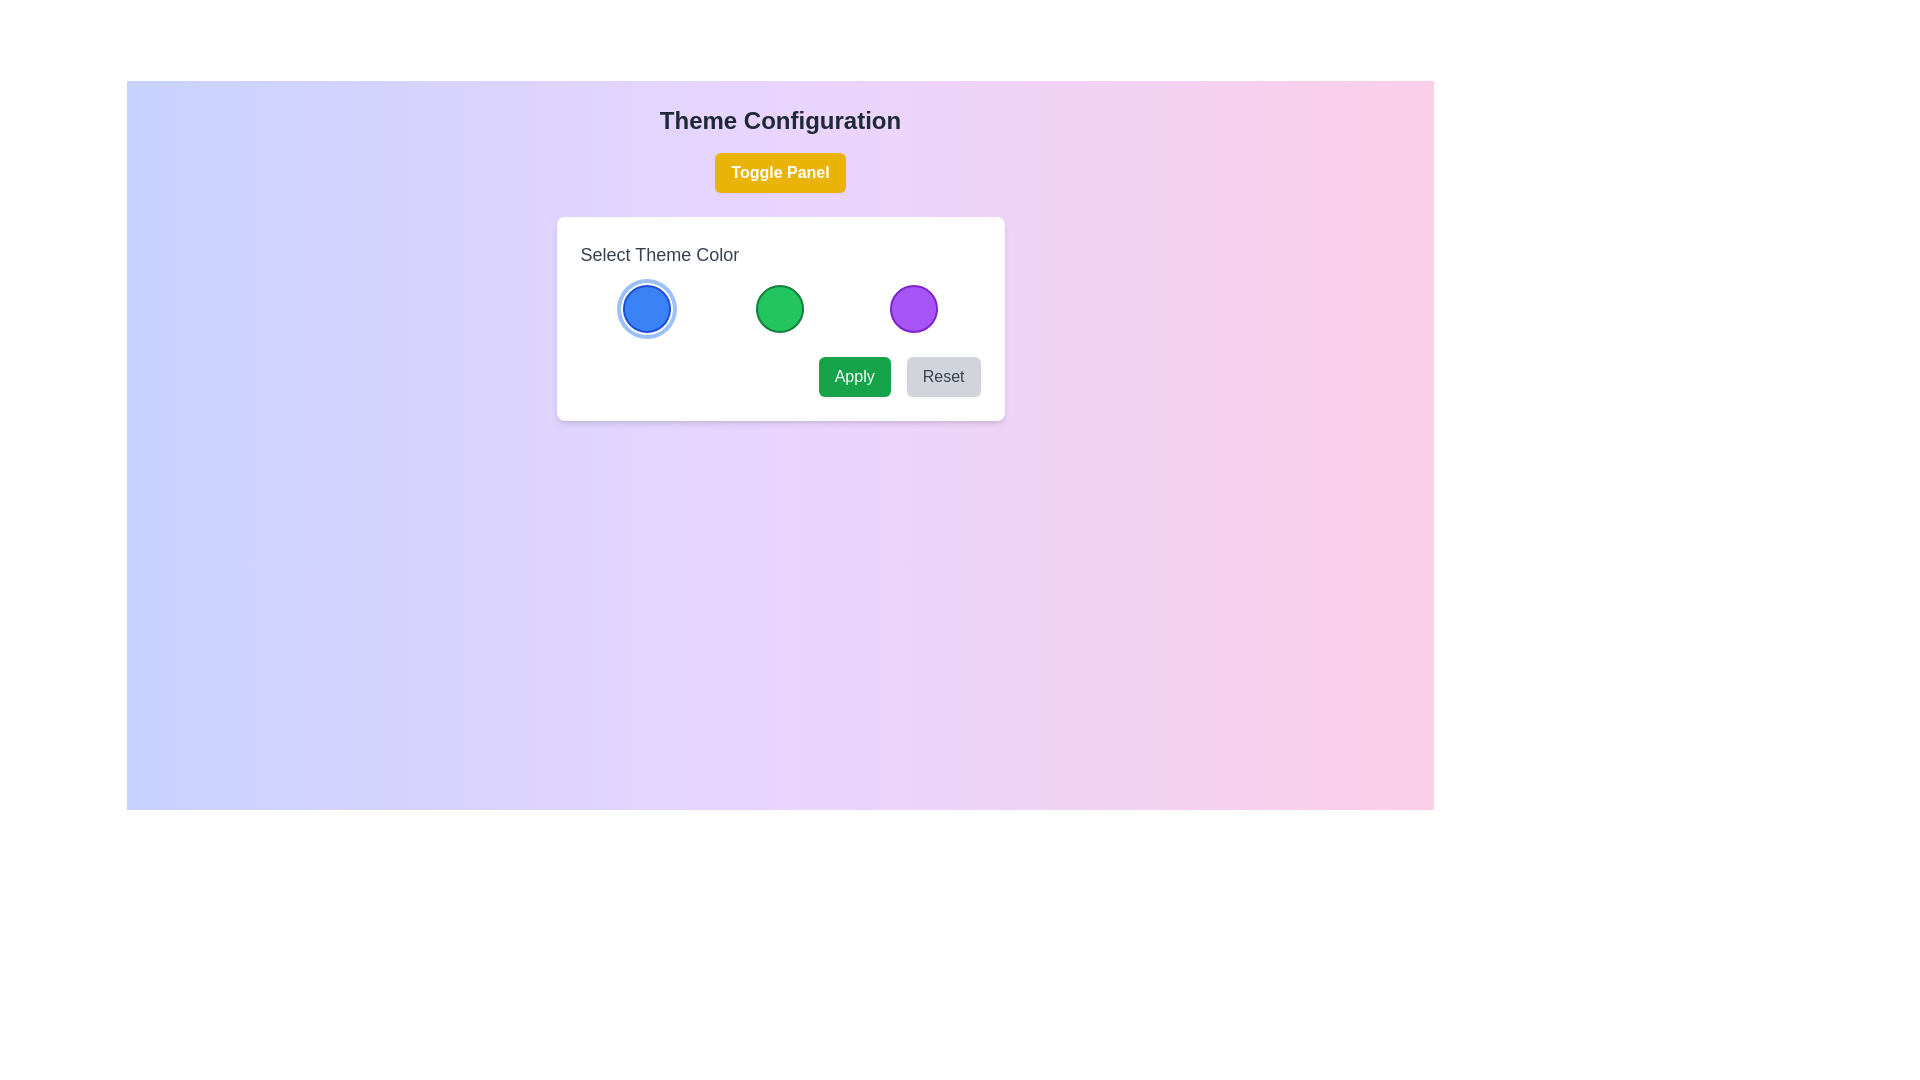 The height and width of the screenshot is (1080, 1920). Describe the element at coordinates (912, 308) in the screenshot. I see `the circular button with a purple background` at that location.